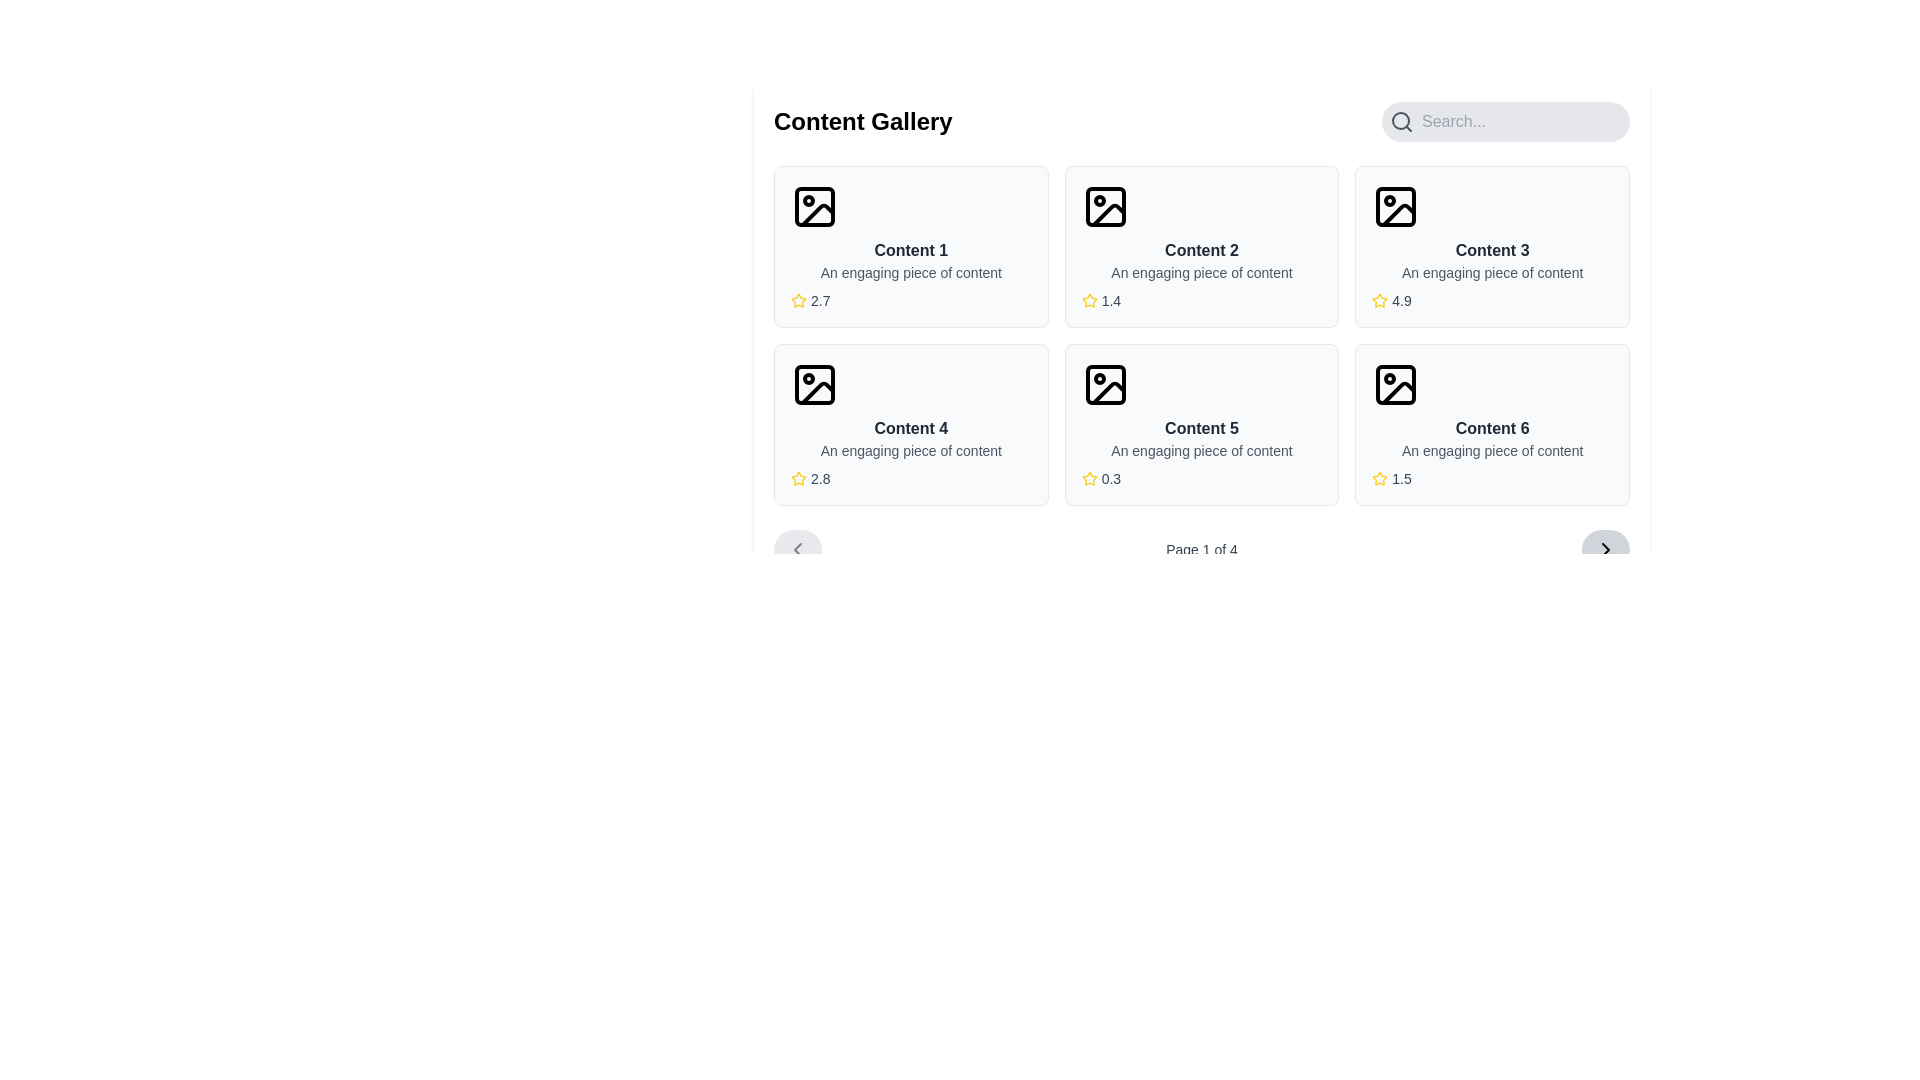 Image resolution: width=1920 pixels, height=1080 pixels. Describe the element at coordinates (820, 478) in the screenshot. I see `the Static Text element displaying the rating value '2.8' located to the right of the yellow star icon in the content tile labeled 'Content 4'` at that location.